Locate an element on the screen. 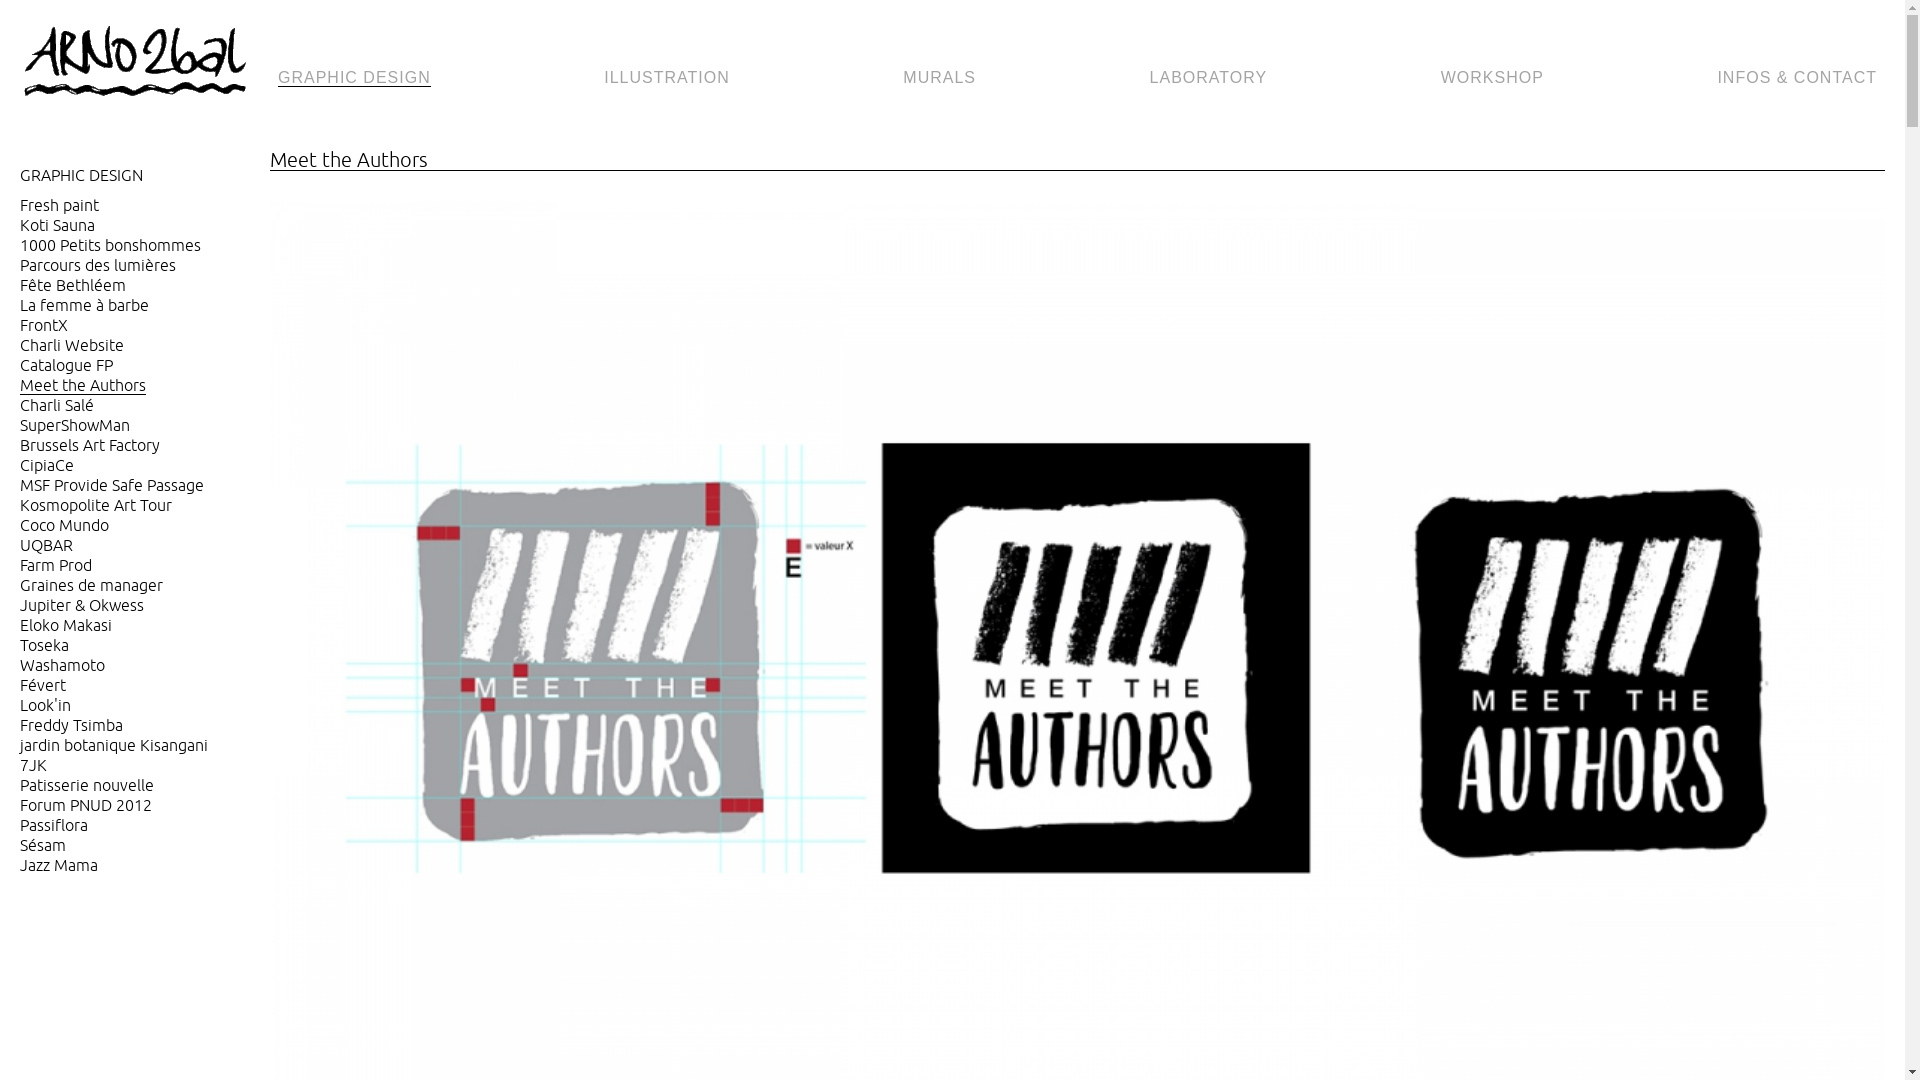  'Brussels Art Factory' is located at coordinates (89, 444).